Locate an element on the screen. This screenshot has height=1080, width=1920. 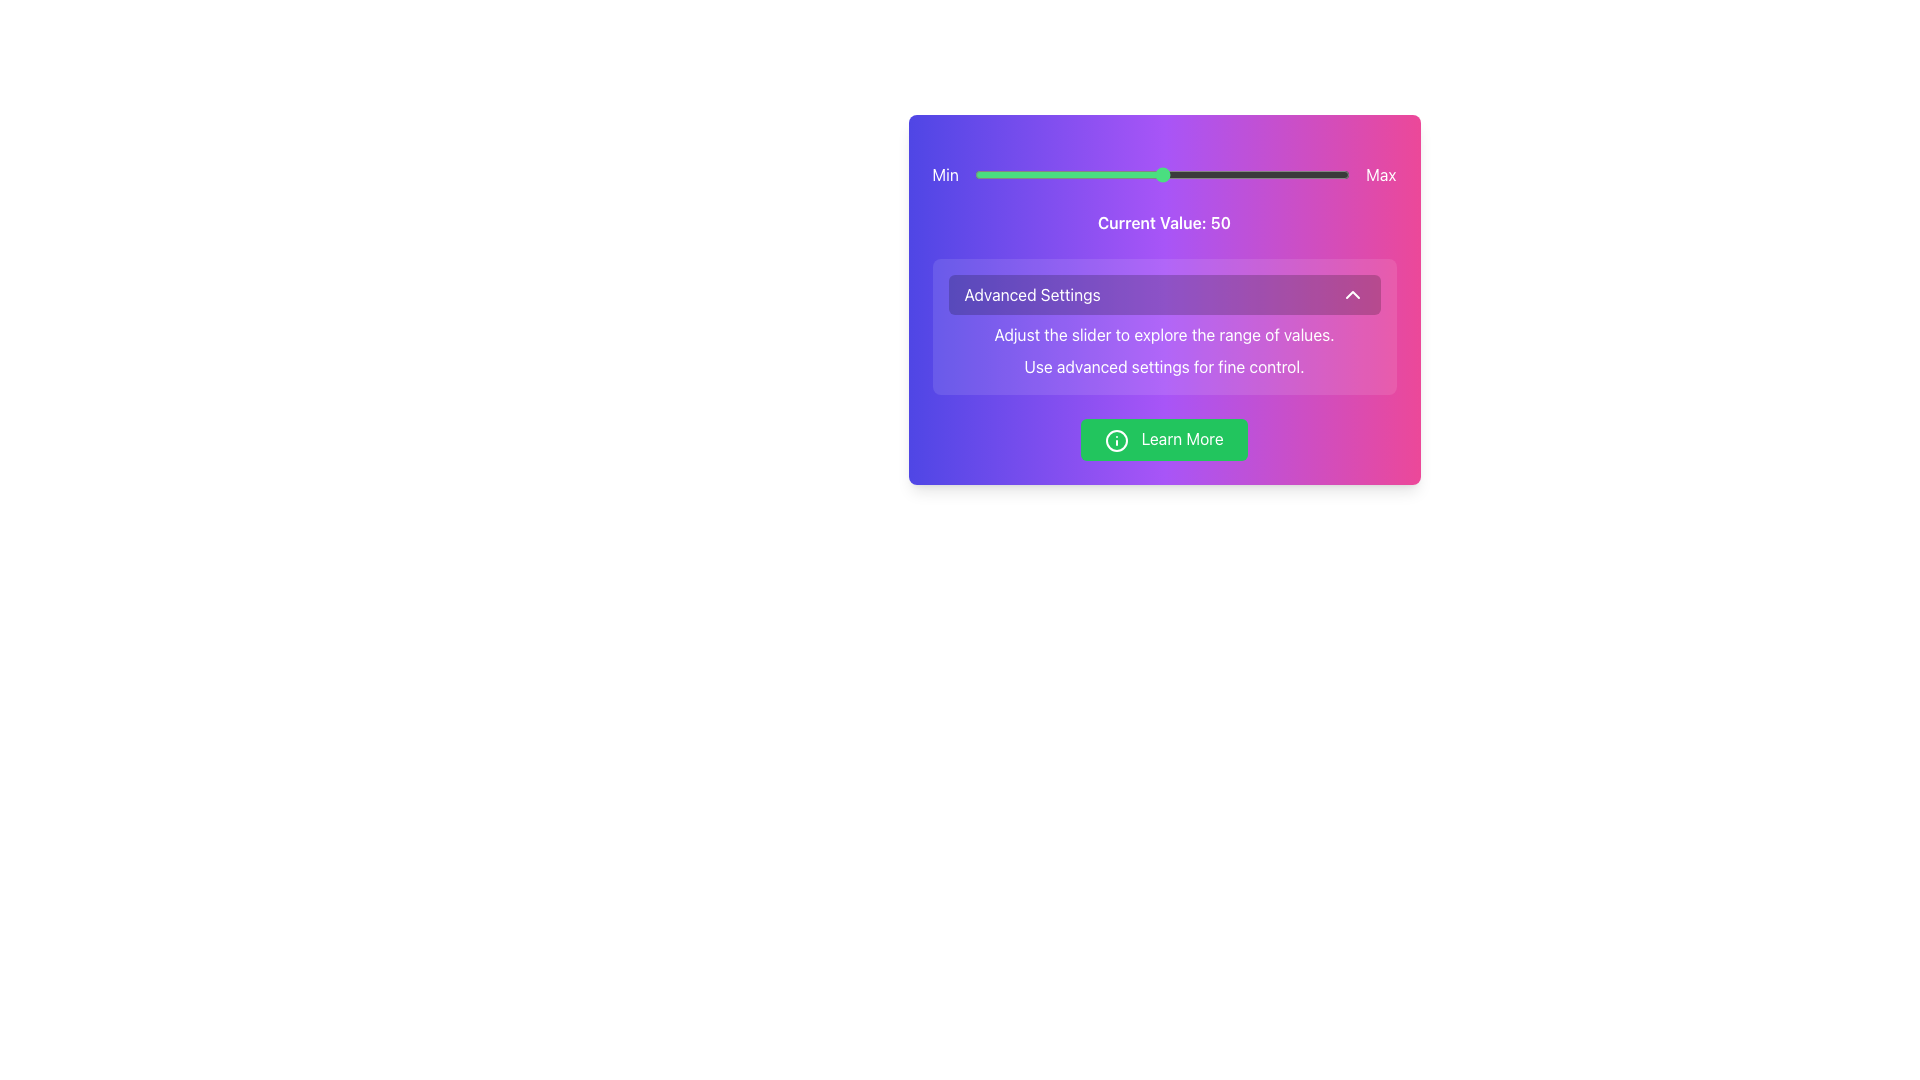
text instructions located in the Text block within the 'Advanced Settings' section, which is centrally aligned and consists of two lines on a colorful gradient background is located at coordinates (1164, 350).